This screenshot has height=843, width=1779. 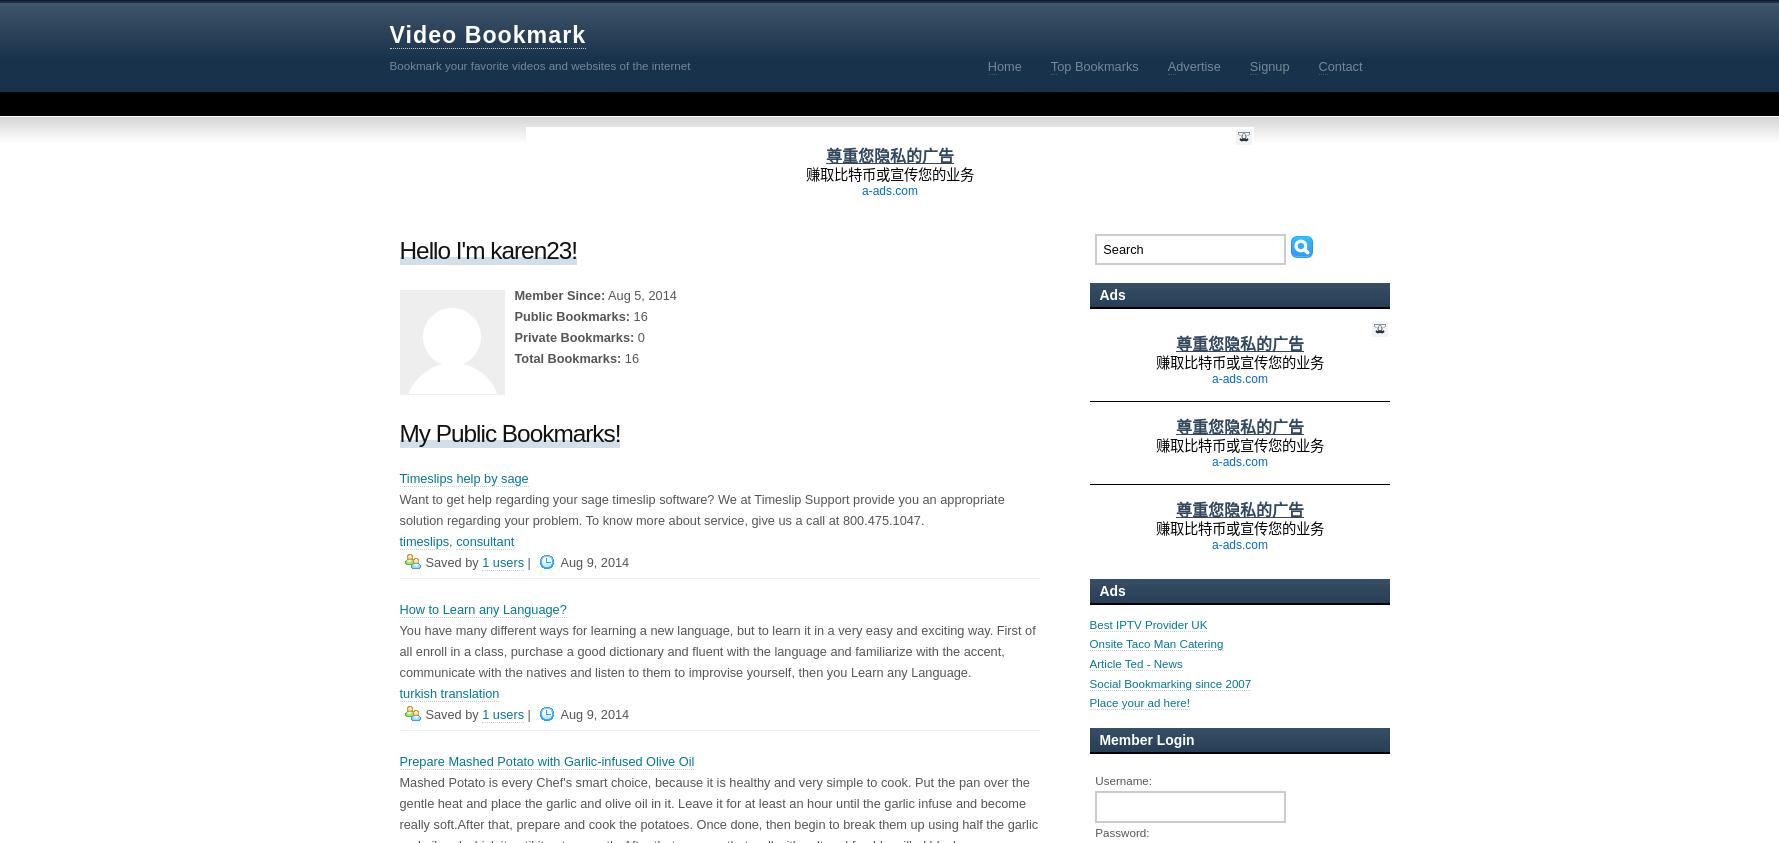 What do you see at coordinates (574, 335) in the screenshot?
I see `'Private Bookmarks:'` at bounding box center [574, 335].